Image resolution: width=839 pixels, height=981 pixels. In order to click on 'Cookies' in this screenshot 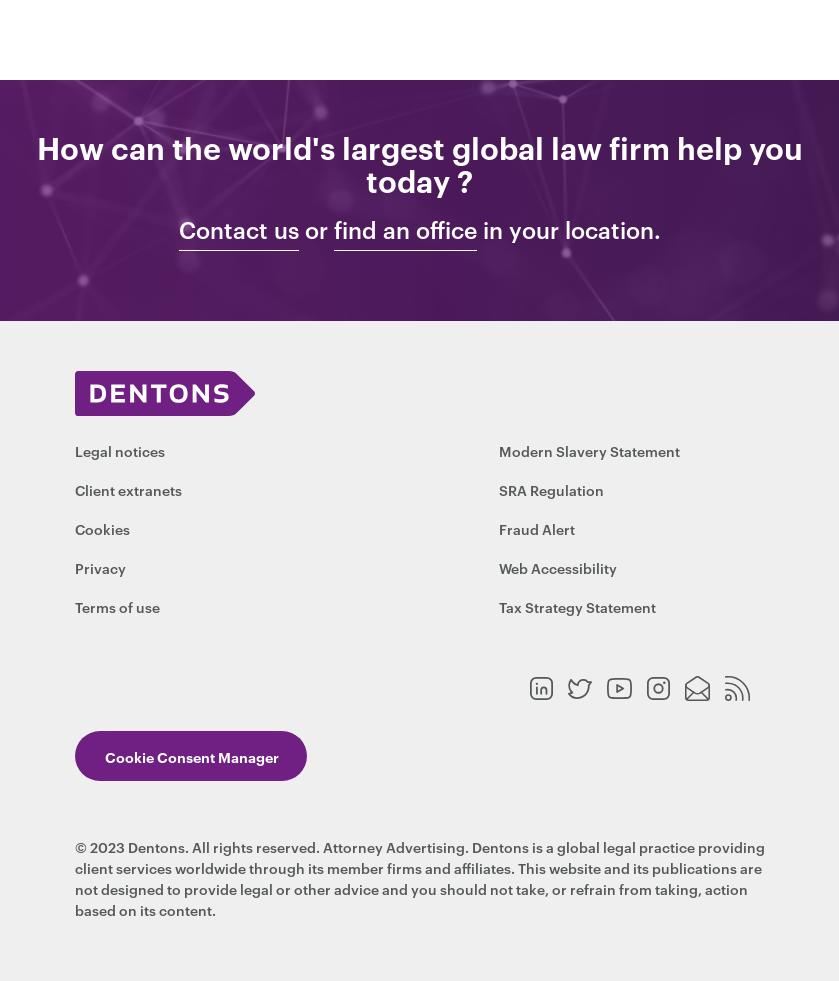, I will do `click(101, 528)`.